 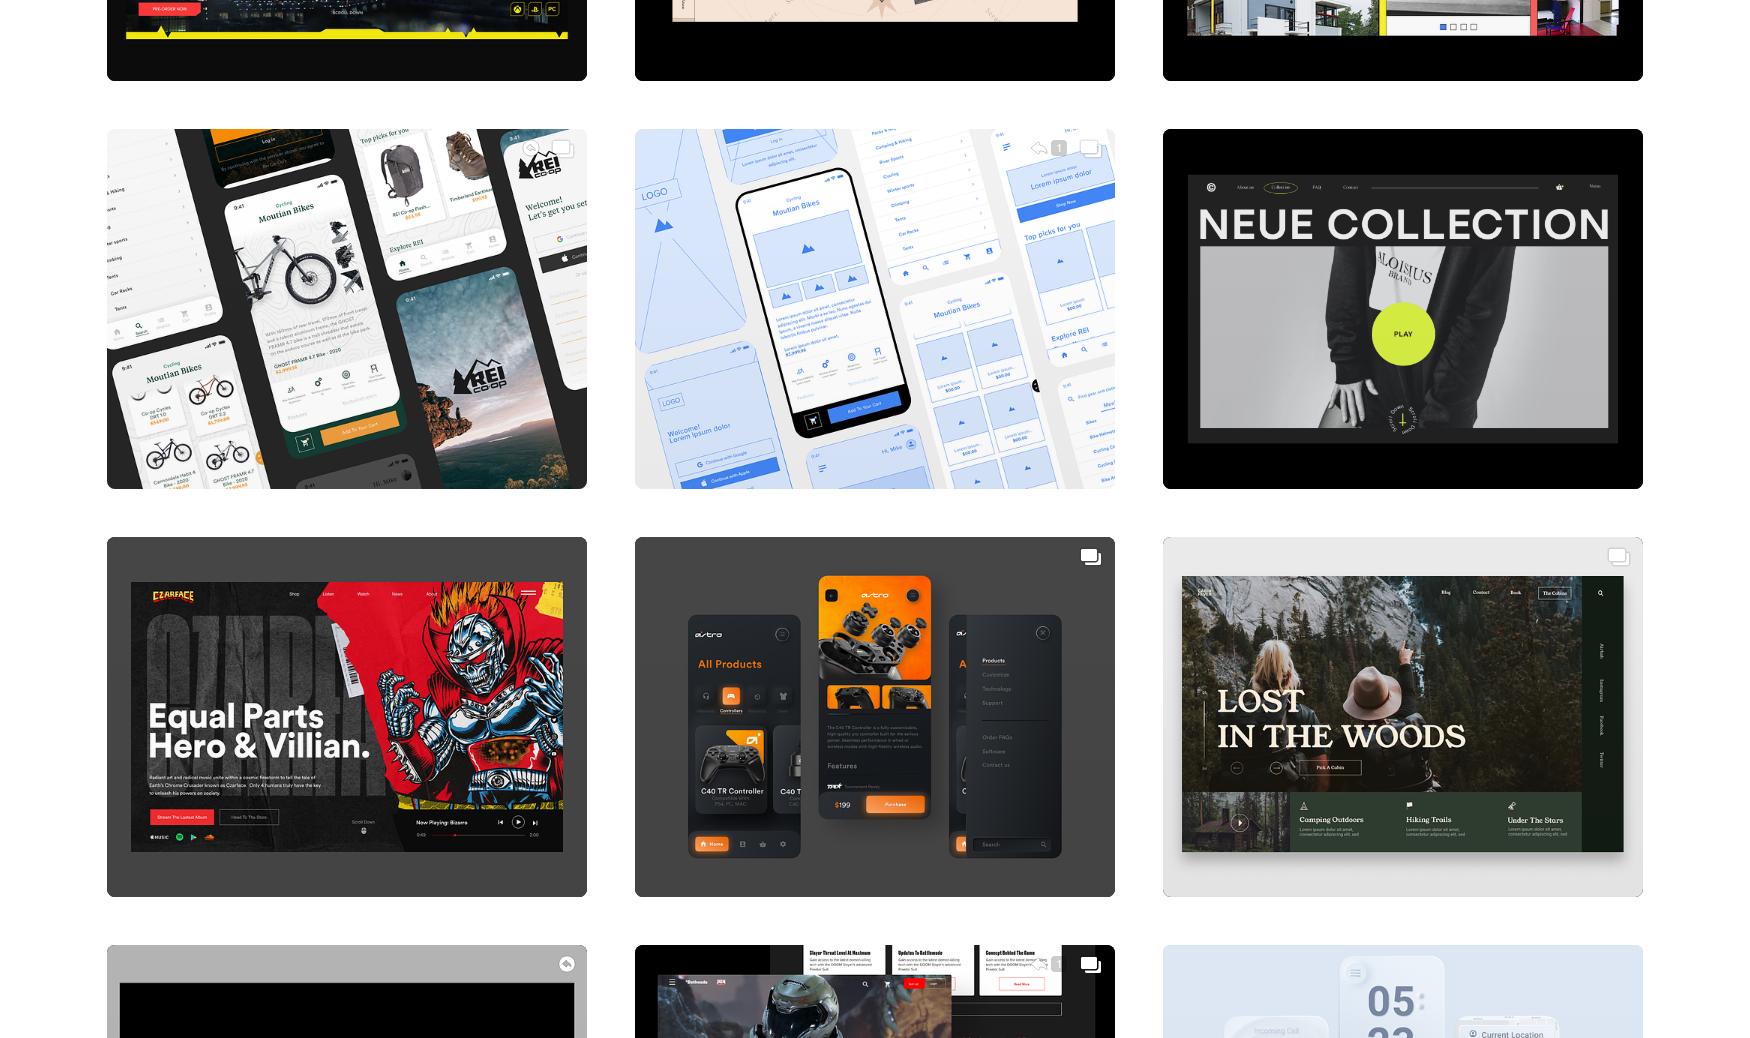 What do you see at coordinates (211, 447) in the screenshot?
I see `'Rei Co-Op App Design'` at bounding box center [211, 447].